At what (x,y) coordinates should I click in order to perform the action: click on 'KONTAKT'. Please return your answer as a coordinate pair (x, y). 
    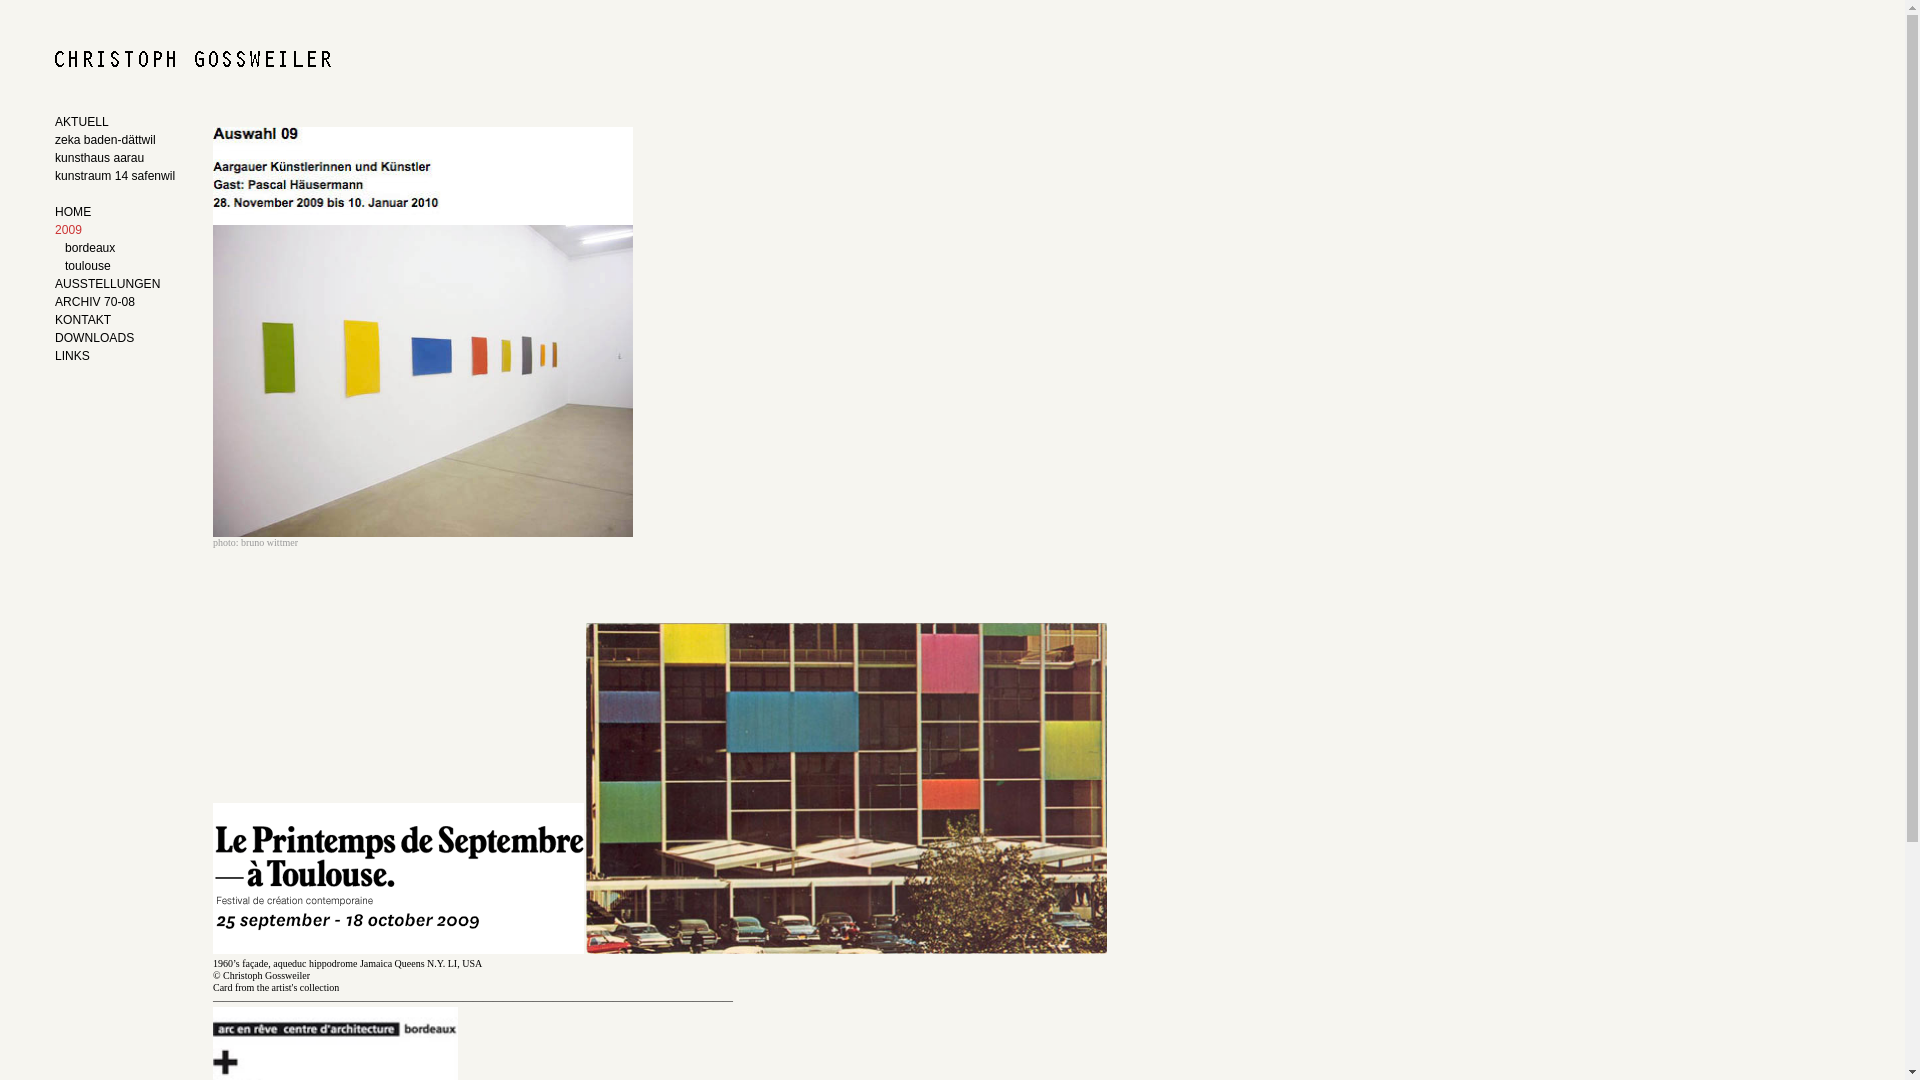
    Looking at the image, I should click on (104, 320).